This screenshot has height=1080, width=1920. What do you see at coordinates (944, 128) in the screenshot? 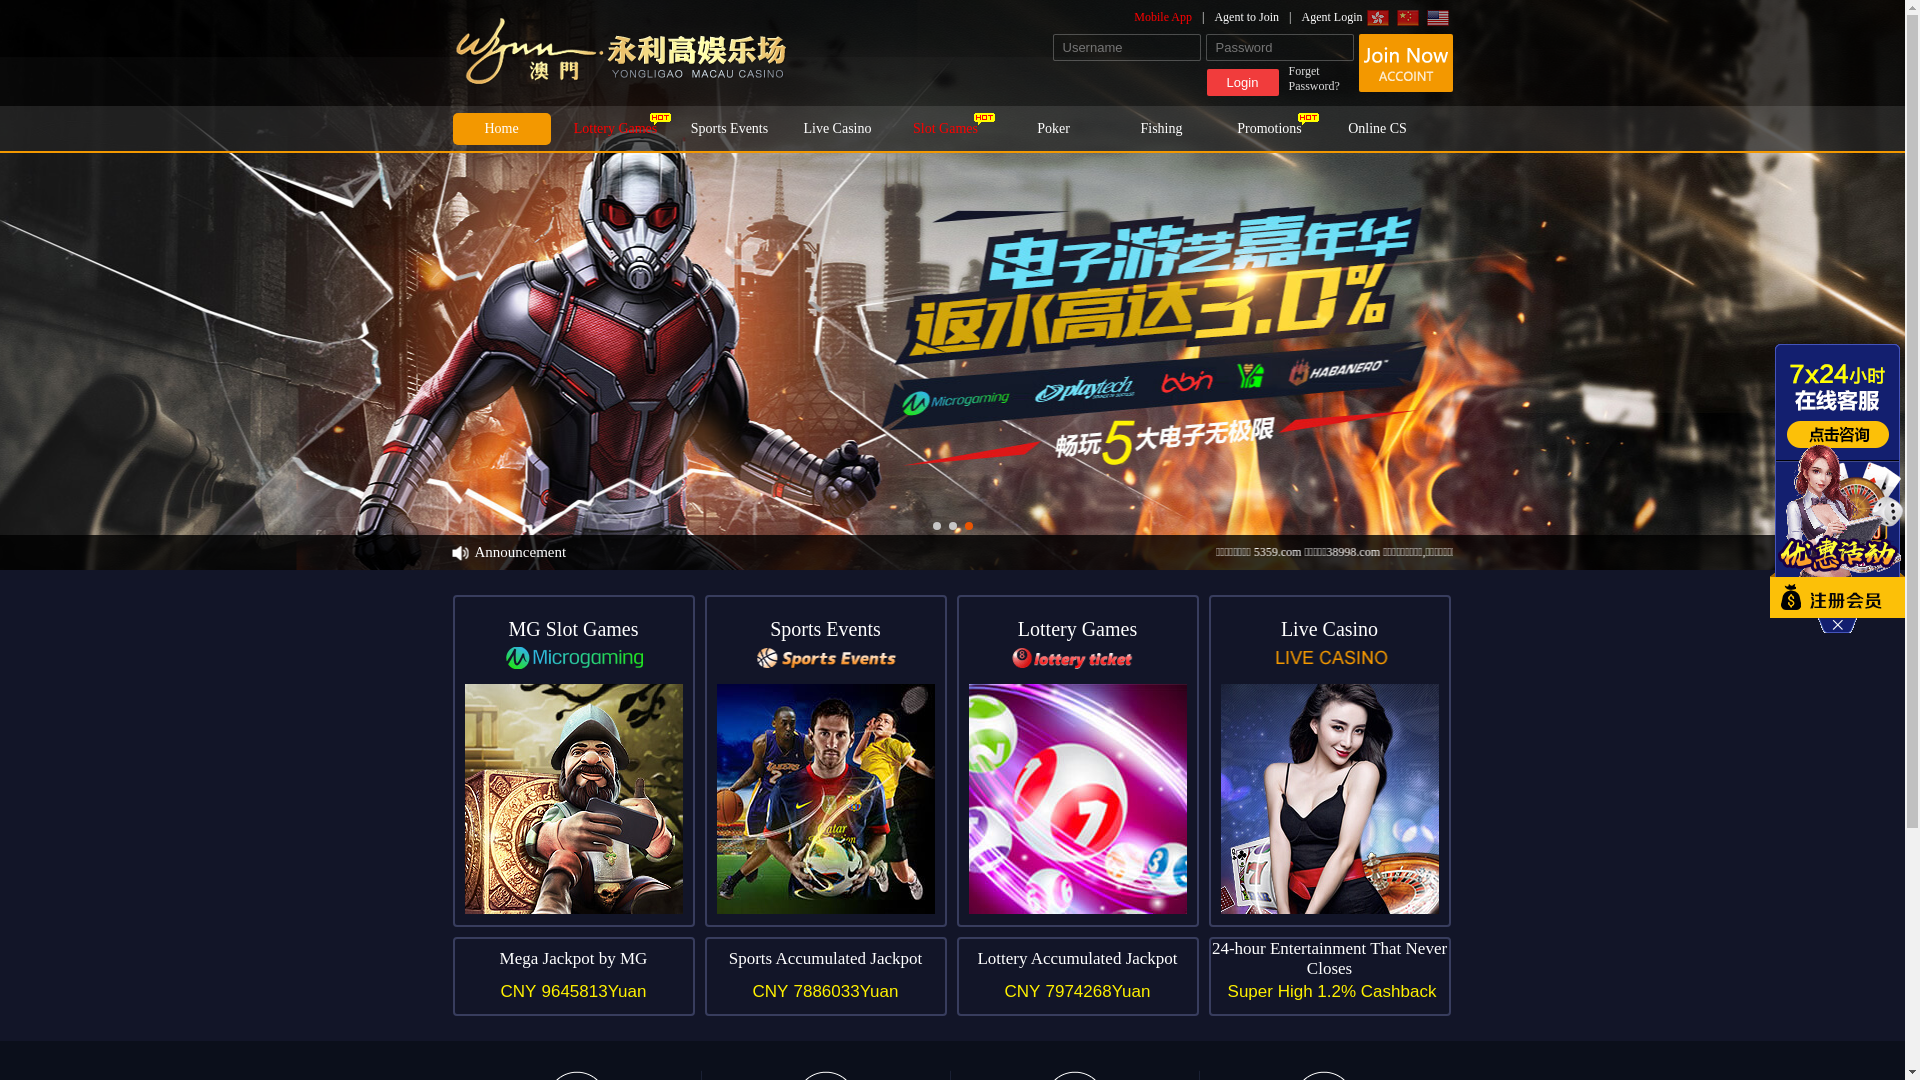
I see `'Slot Games'` at bounding box center [944, 128].